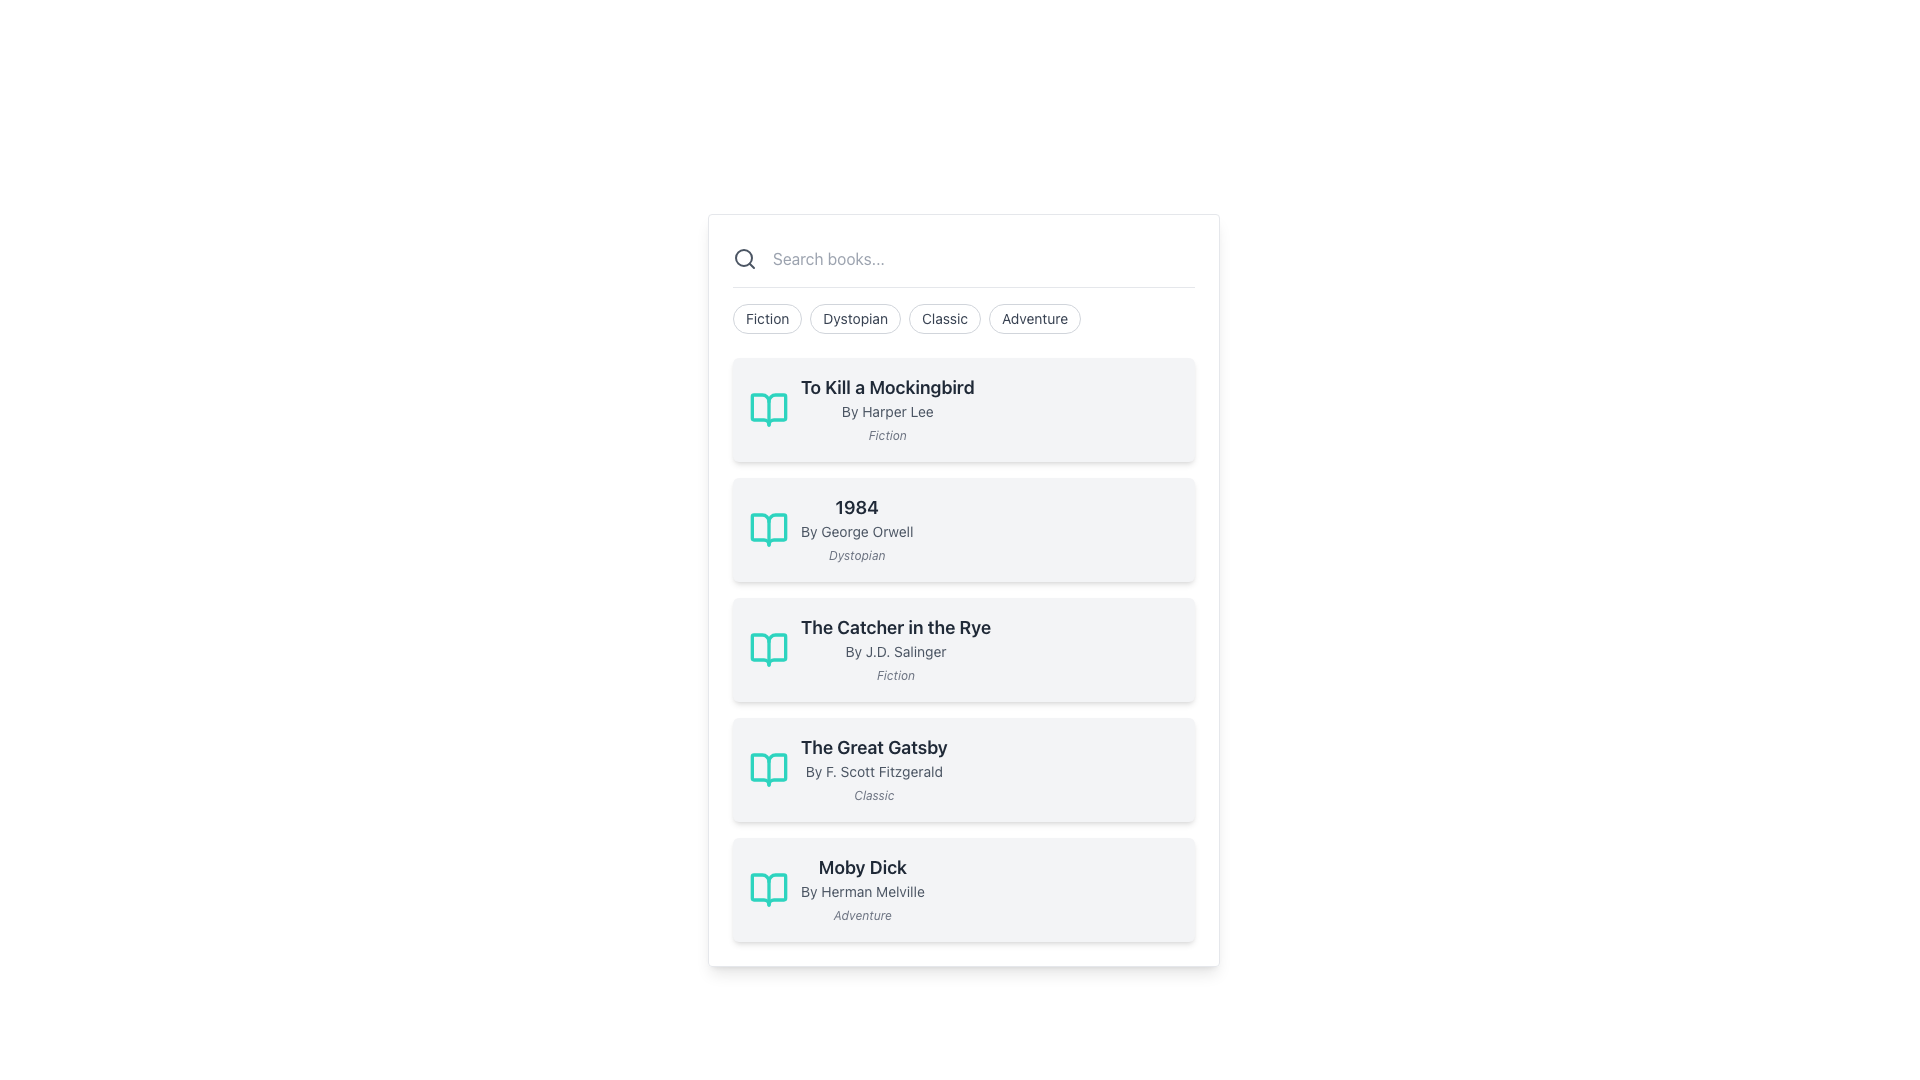 The image size is (1920, 1080). Describe the element at coordinates (767, 889) in the screenshot. I see `the open book icon styled with teal strokes, located to the left of the text content for the book 'Moby Dick'` at that location.